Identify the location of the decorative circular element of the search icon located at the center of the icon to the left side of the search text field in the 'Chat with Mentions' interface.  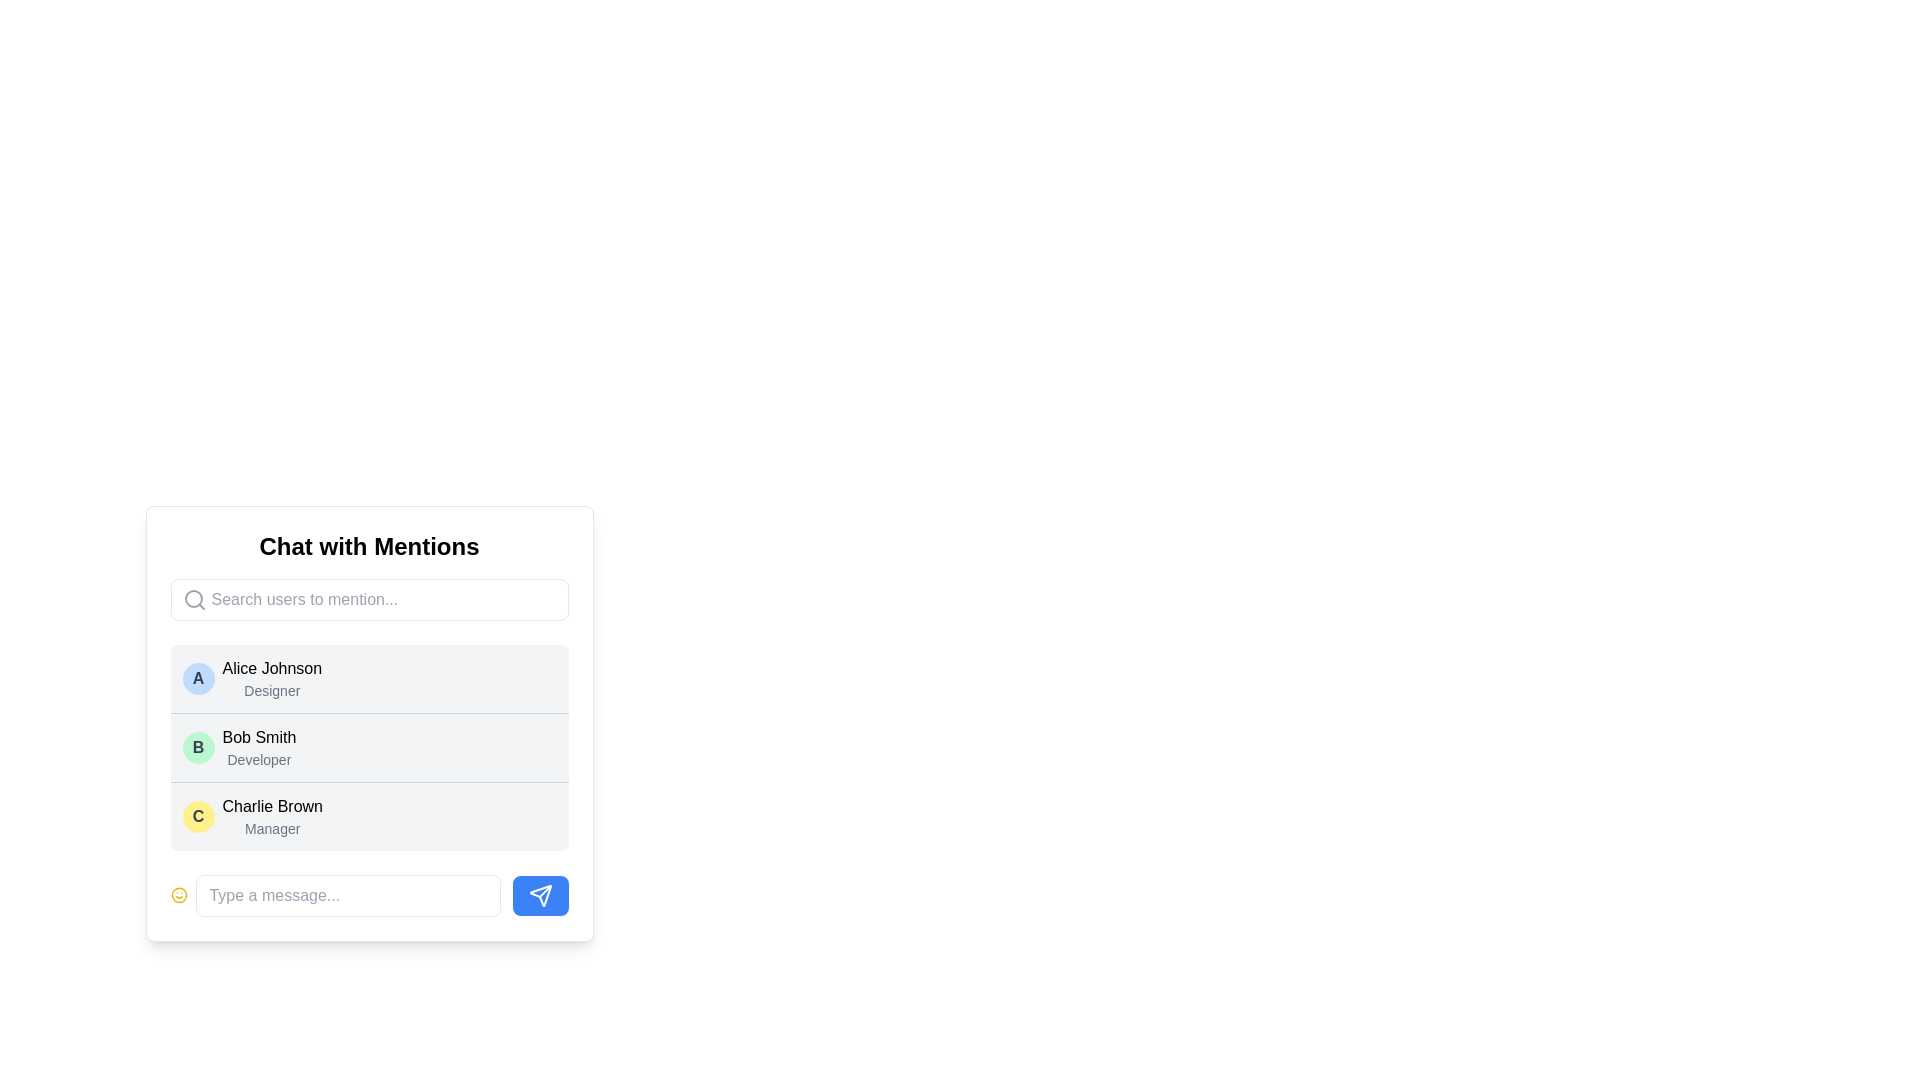
(193, 597).